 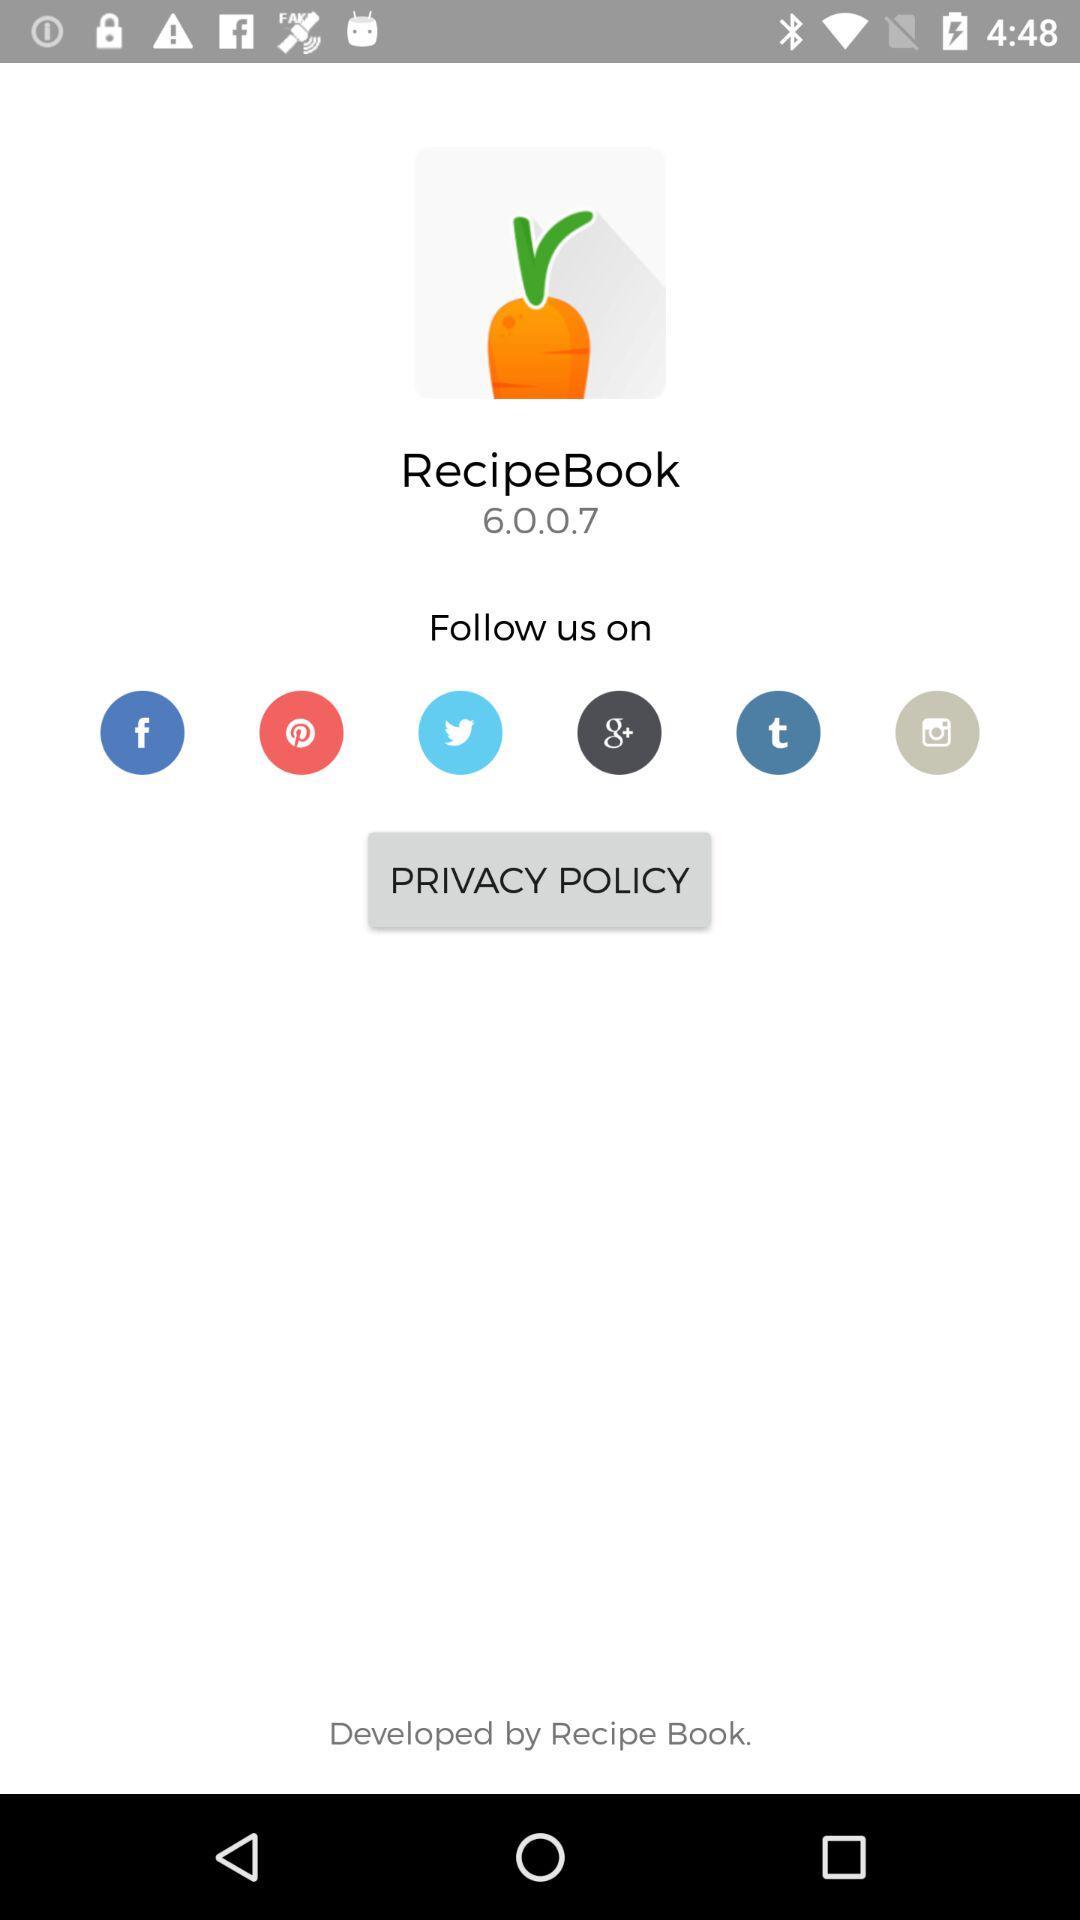 I want to click on to google, so click(x=618, y=731).